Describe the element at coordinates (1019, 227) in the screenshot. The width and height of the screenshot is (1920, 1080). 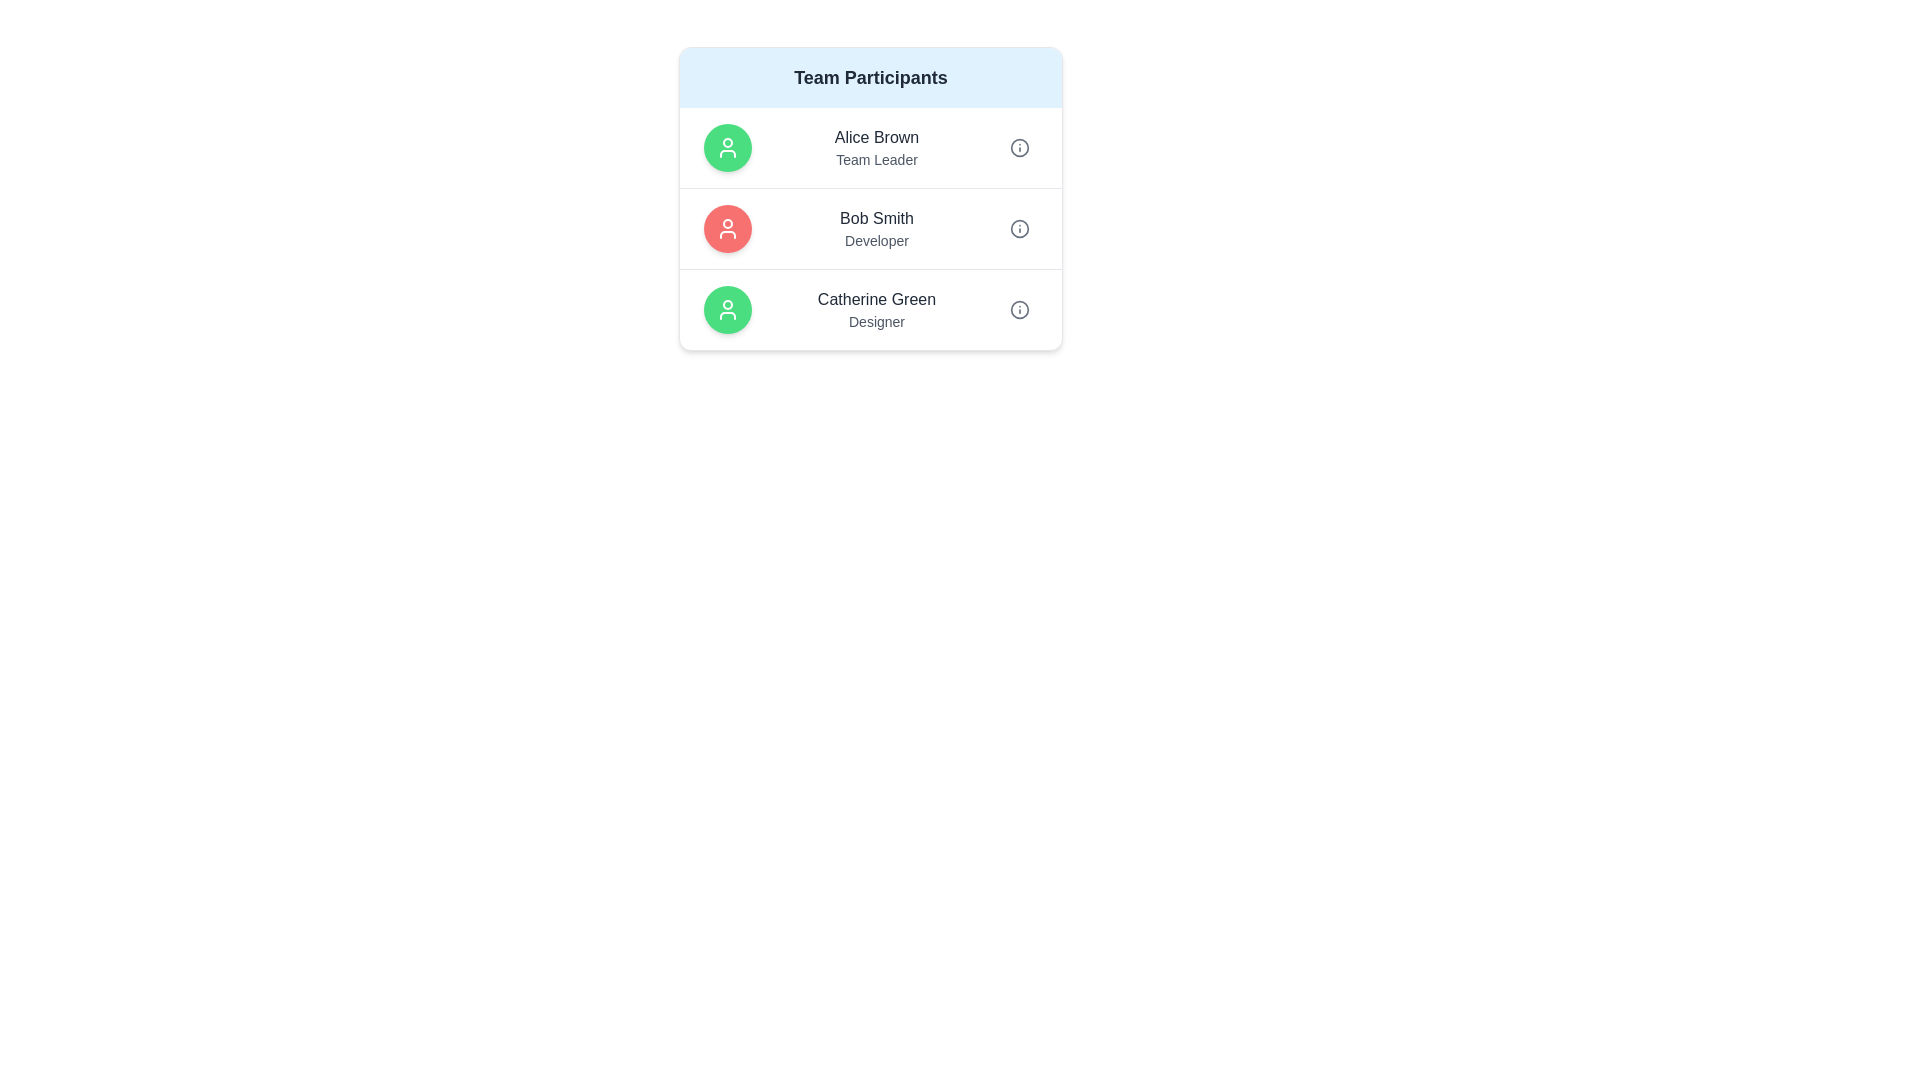
I see `the circular graphical element of the information icon located next to 'Bob Smith', who is labeled as 'Developer', in the second row of the list component` at that location.